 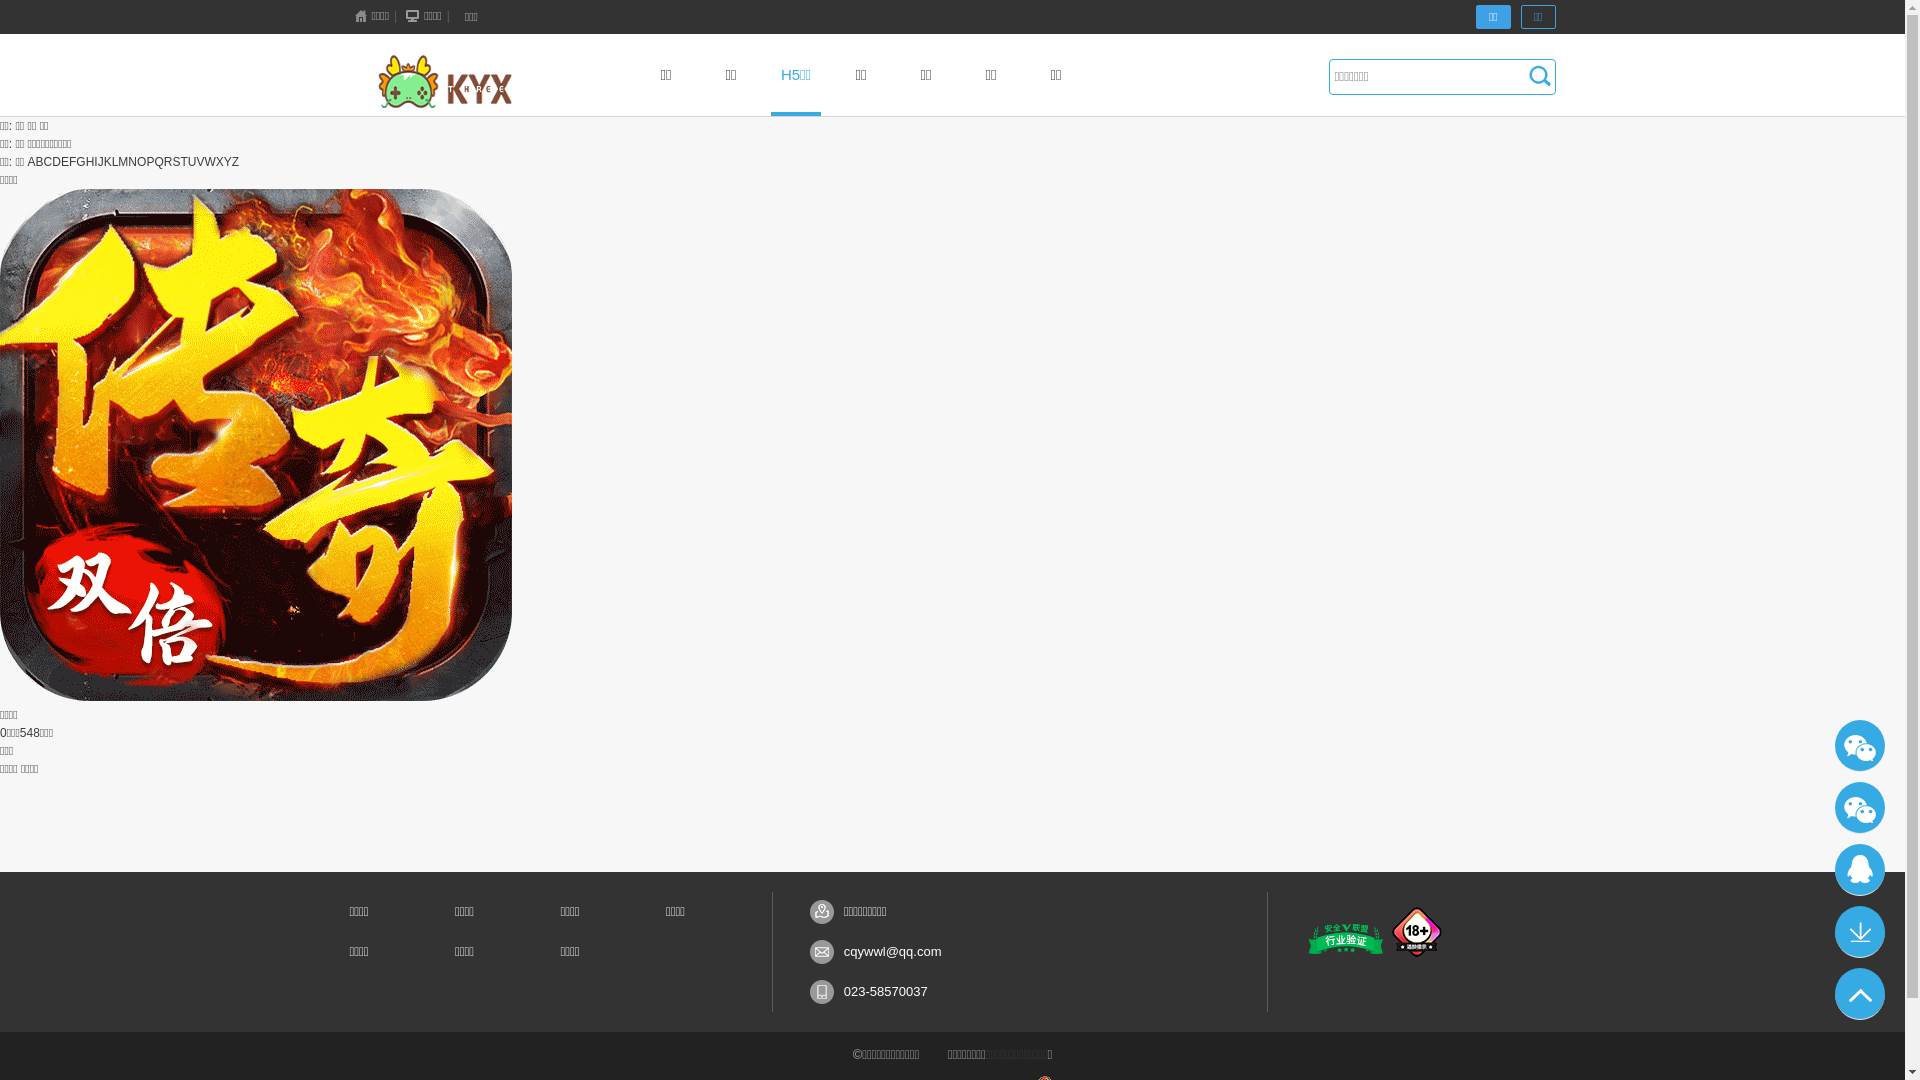 I want to click on 'R', so click(x=168, y=161).